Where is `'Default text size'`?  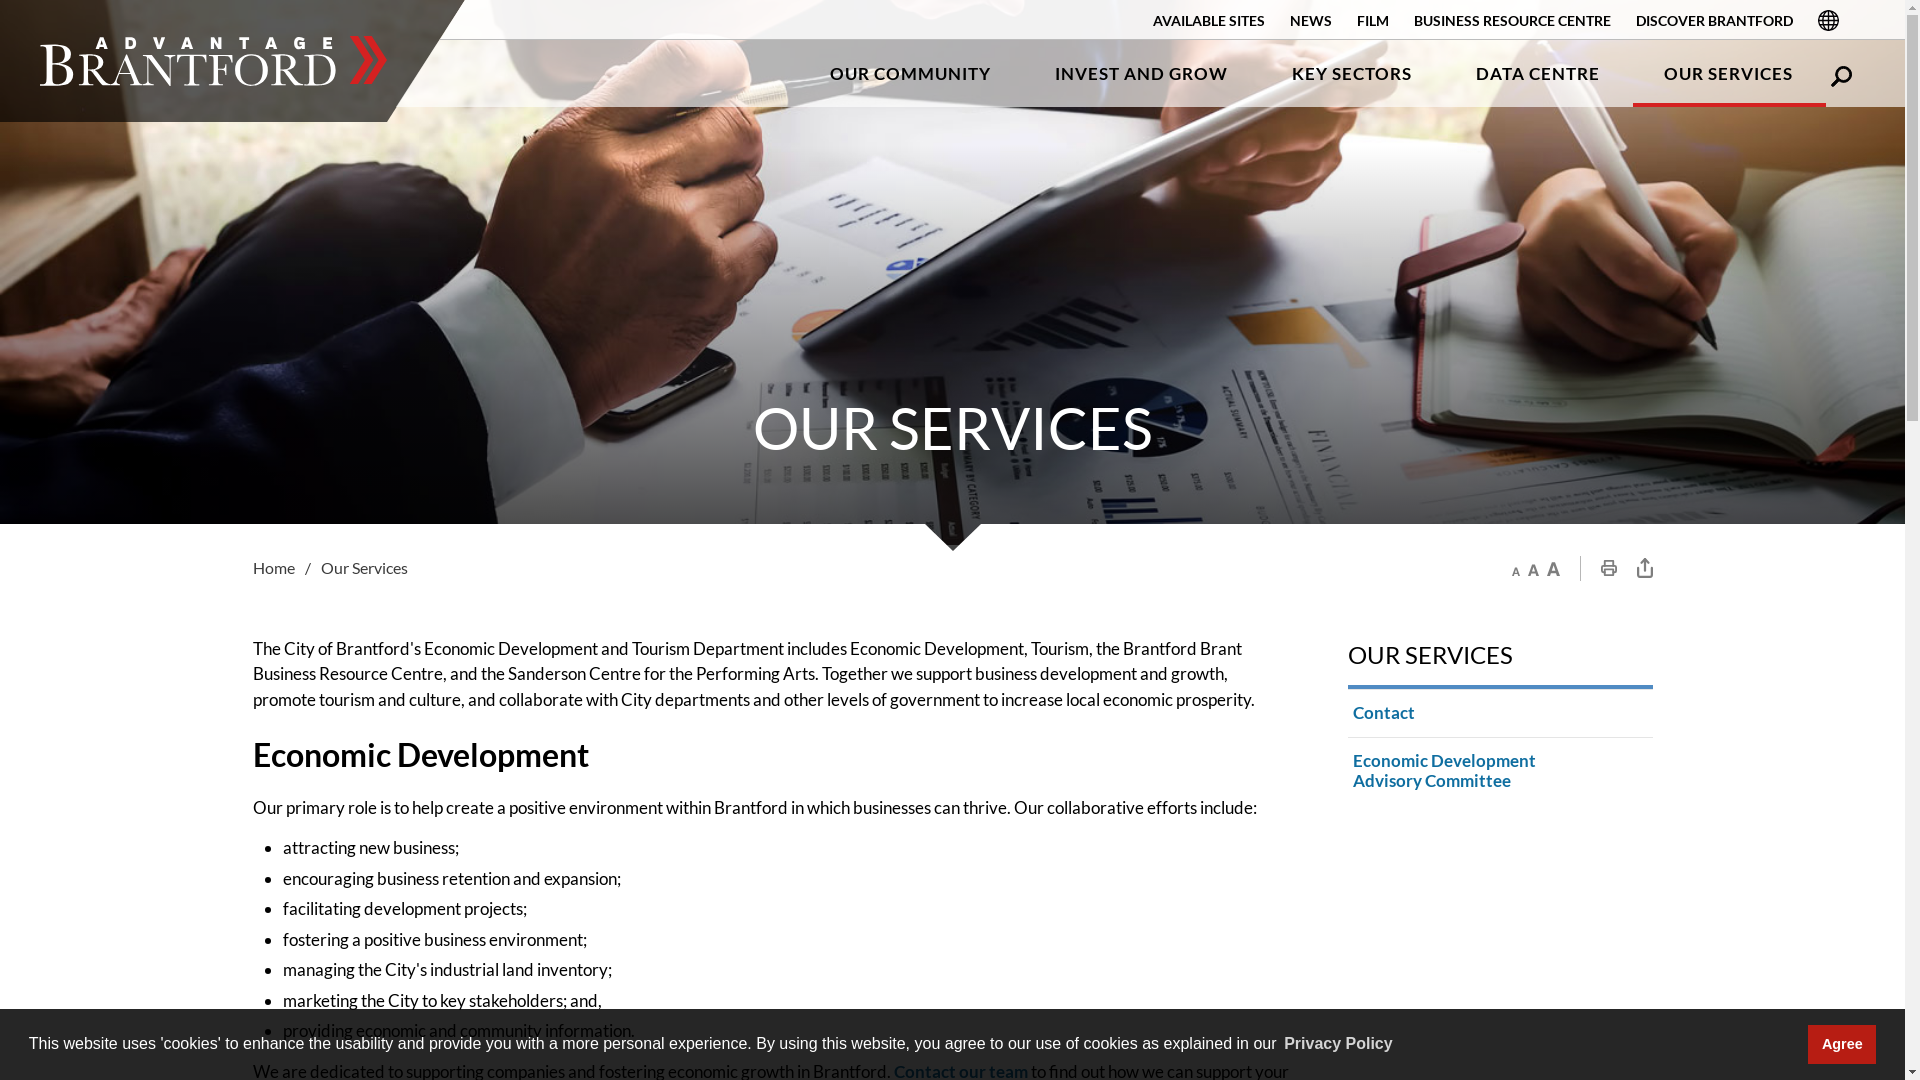 'Default text size' is located at coordinates (1532, 568).